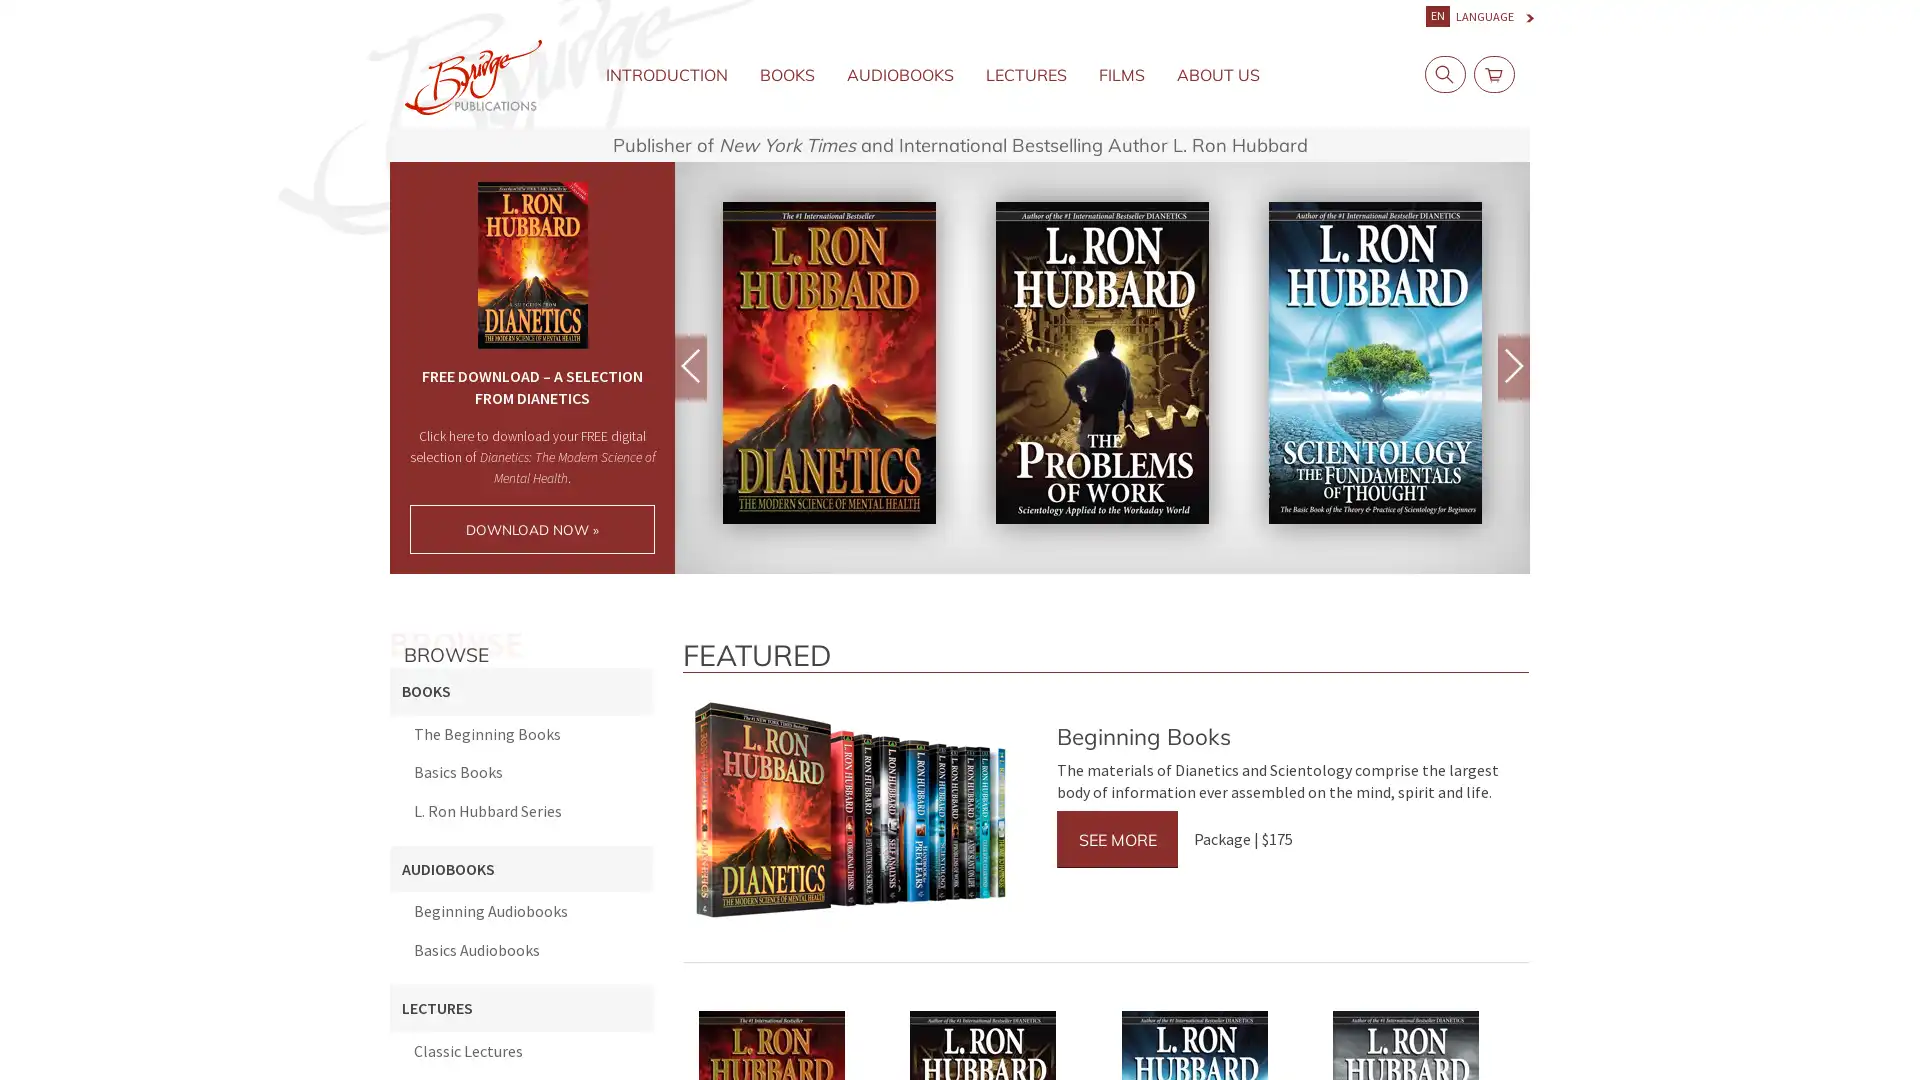 The image size is (1920, 1080). Describe the element at coordinates (1440, 73) in the screenshot. I see `Search W` at that location.